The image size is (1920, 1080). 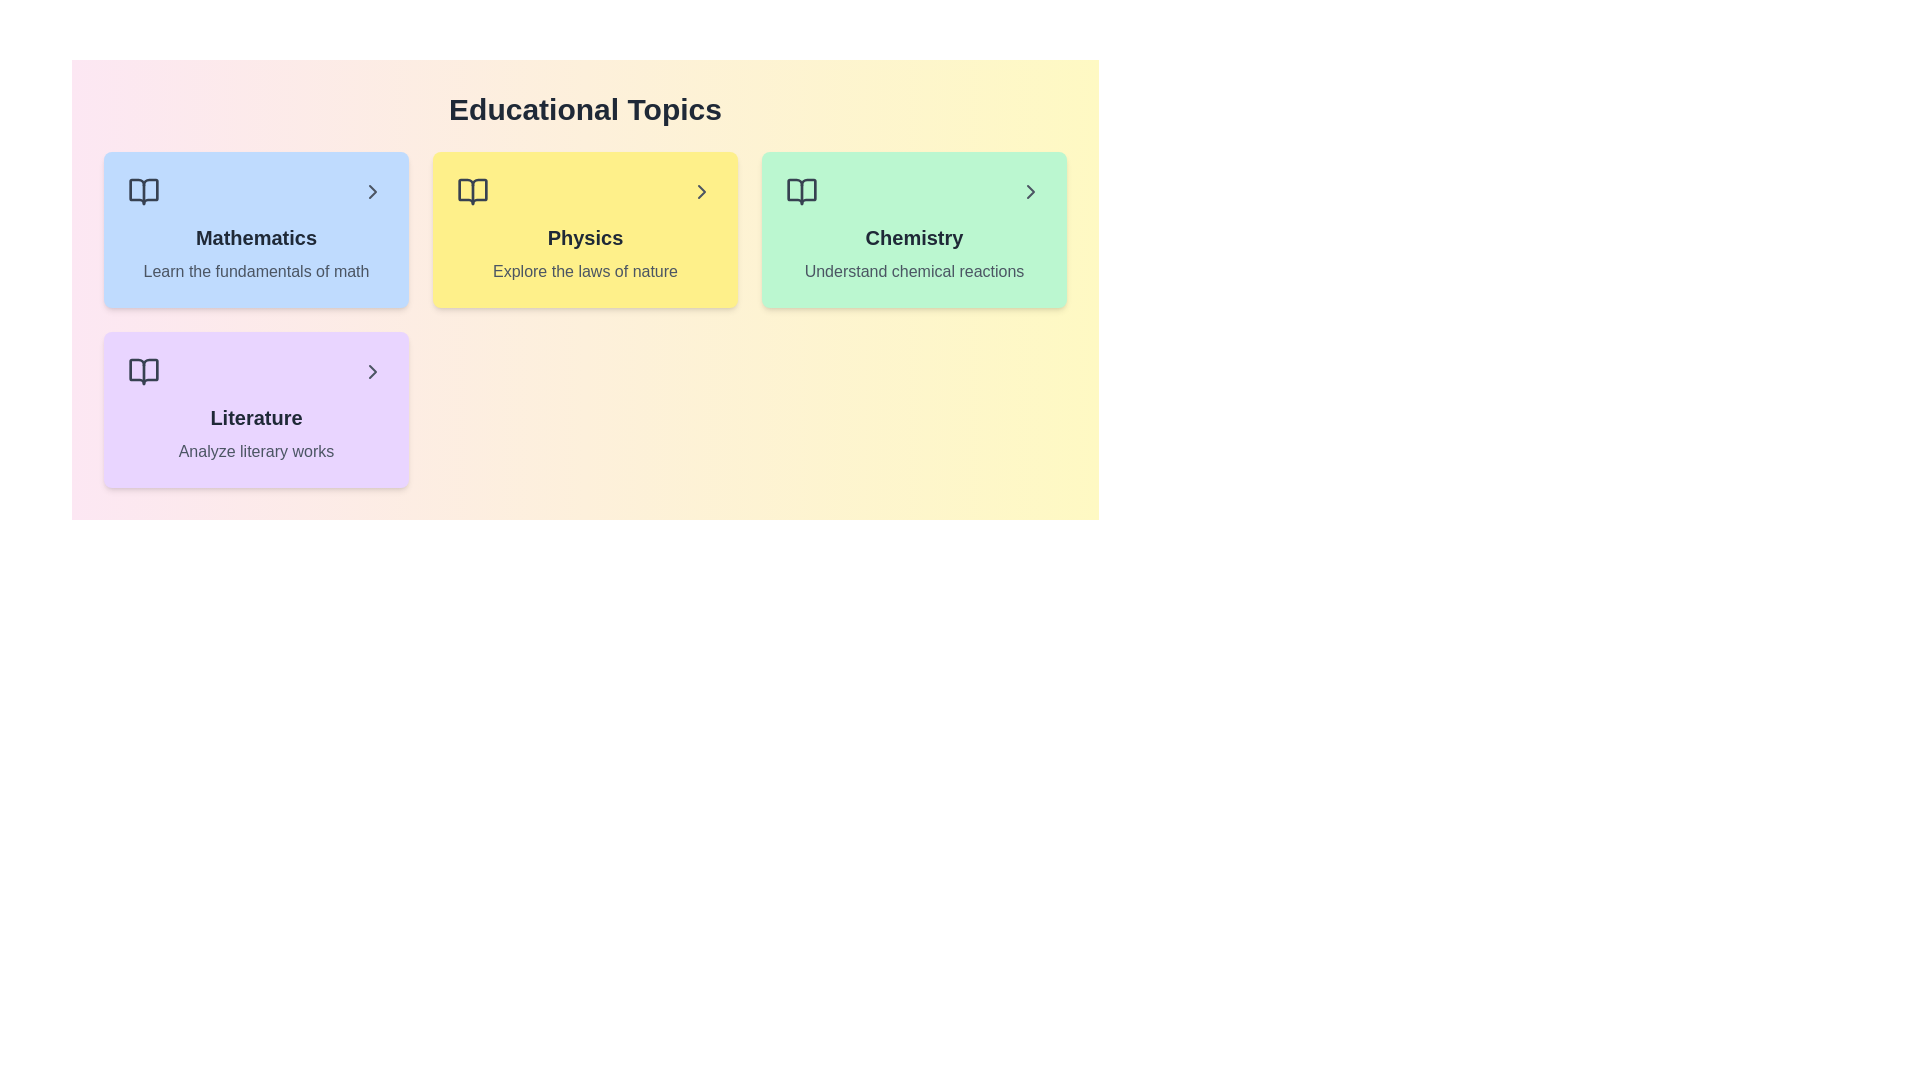 I want to click on the icon associated with the topic Chemistry, so click(x=801, y=192).